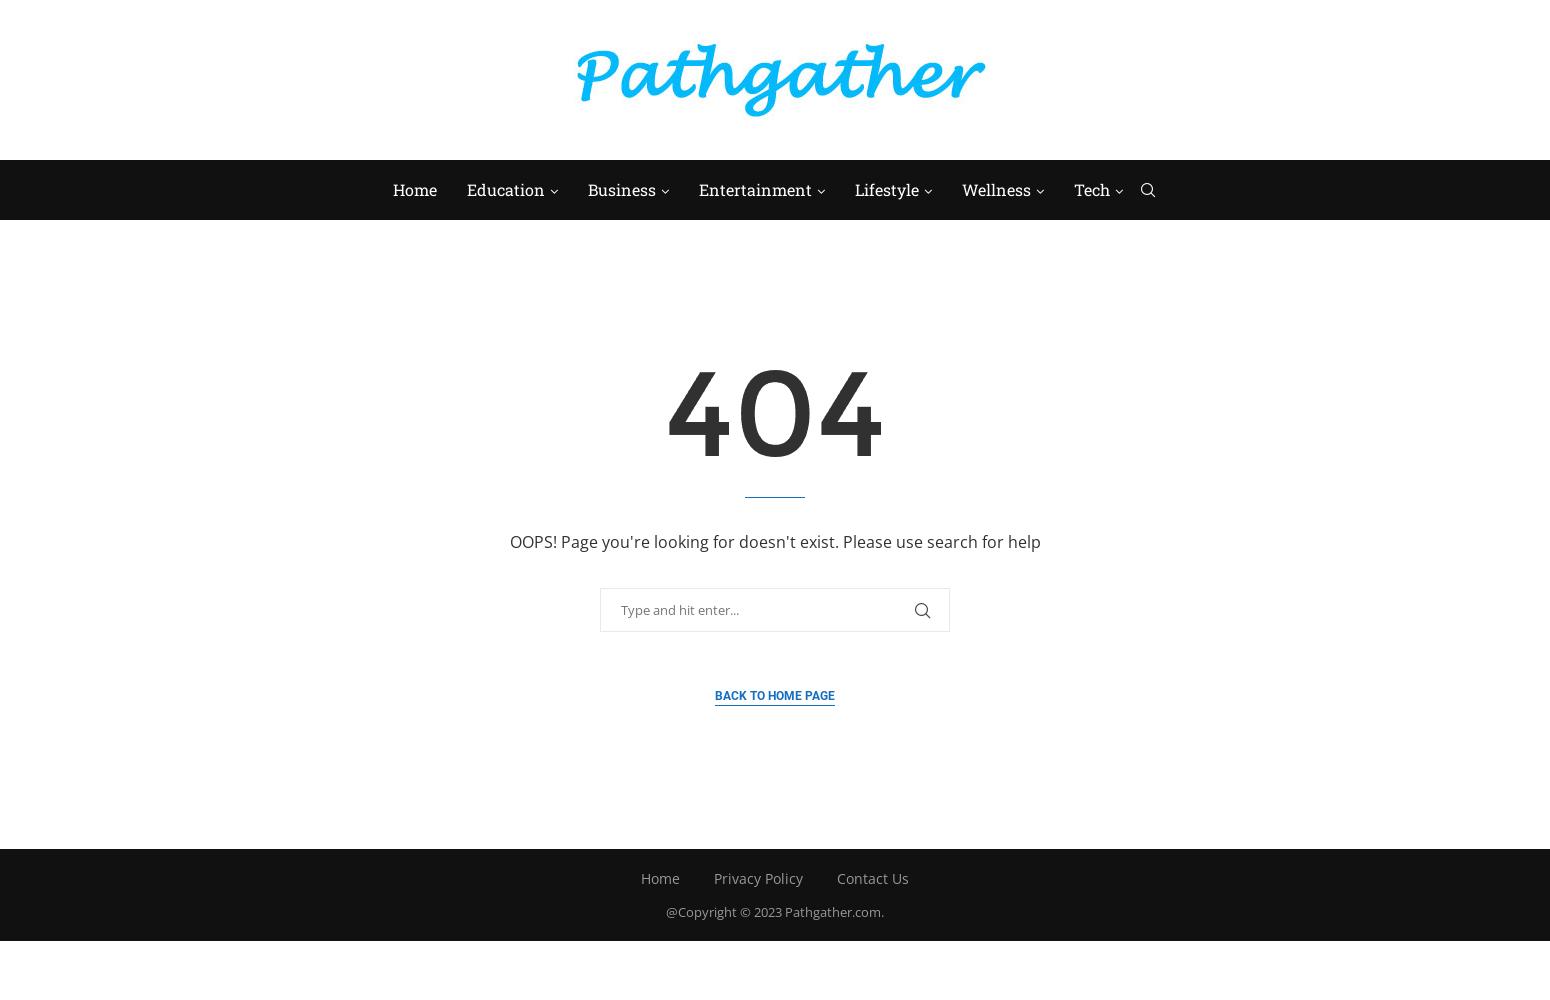 This screenshot has width=1550, height=1000. What do you see at coordinates (1073, 188) in the screenshot?
I see `'Tech'` at bounding box center [1073, 188].